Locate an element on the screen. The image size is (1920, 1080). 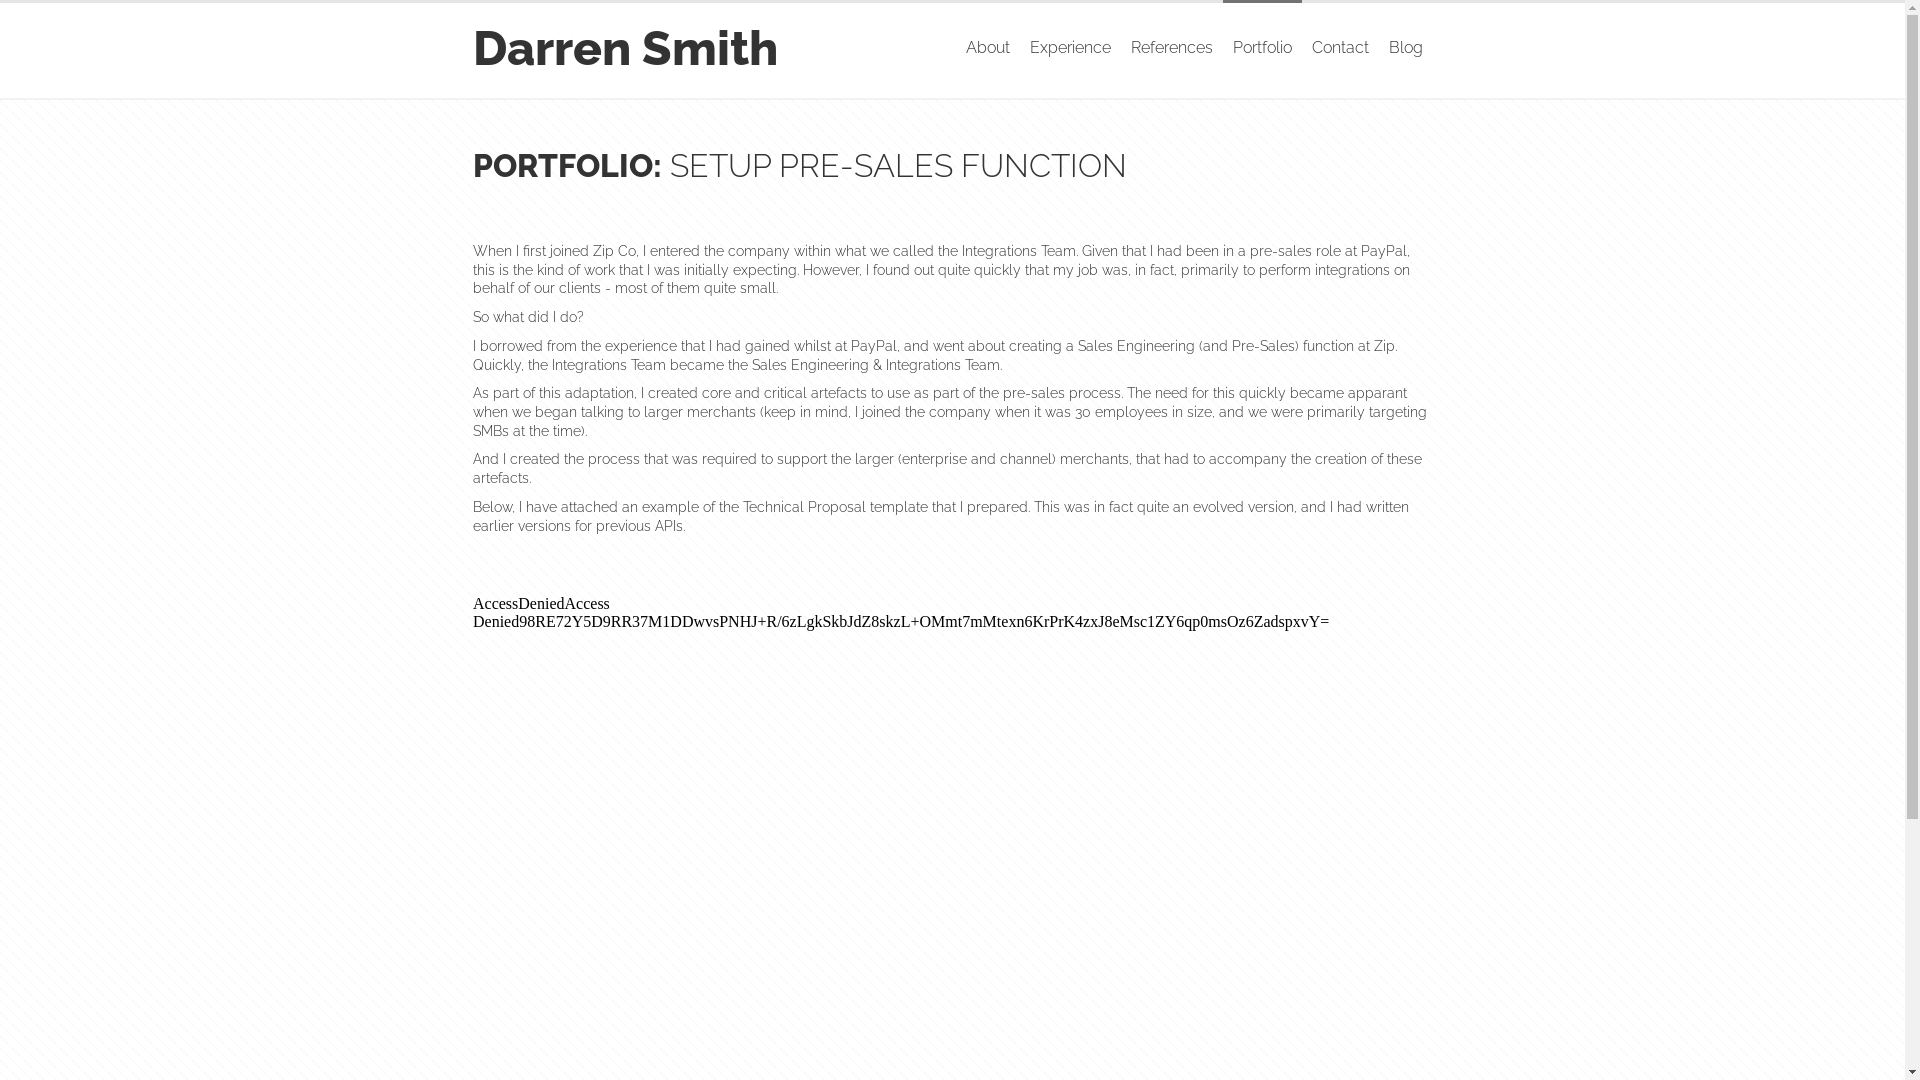
'Darren Smith' is located at coordinates (623, 46).